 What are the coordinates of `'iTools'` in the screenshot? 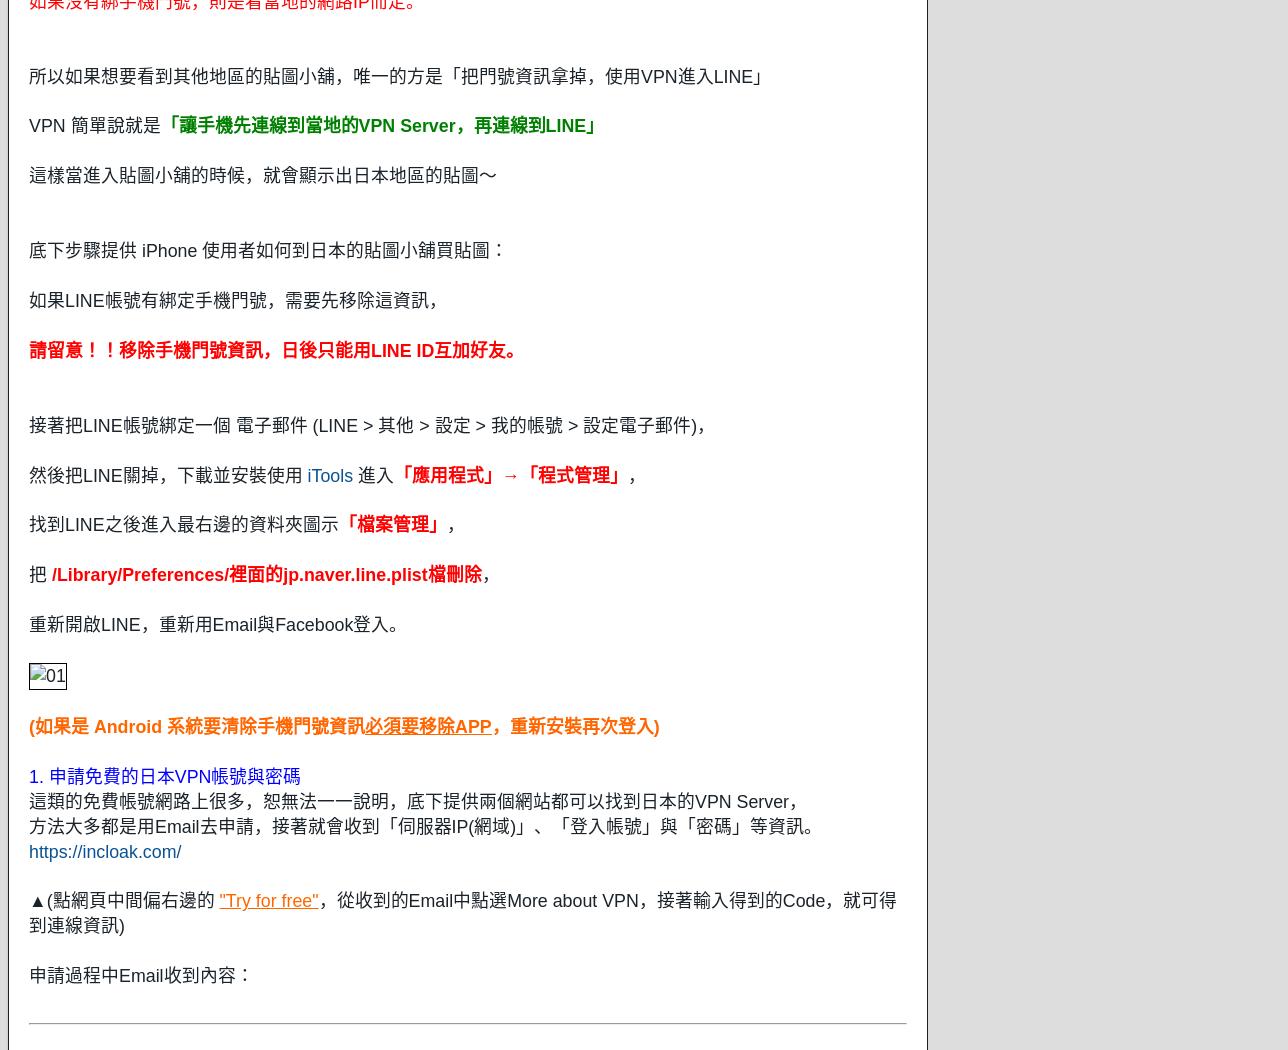 It's located at (307, 475).